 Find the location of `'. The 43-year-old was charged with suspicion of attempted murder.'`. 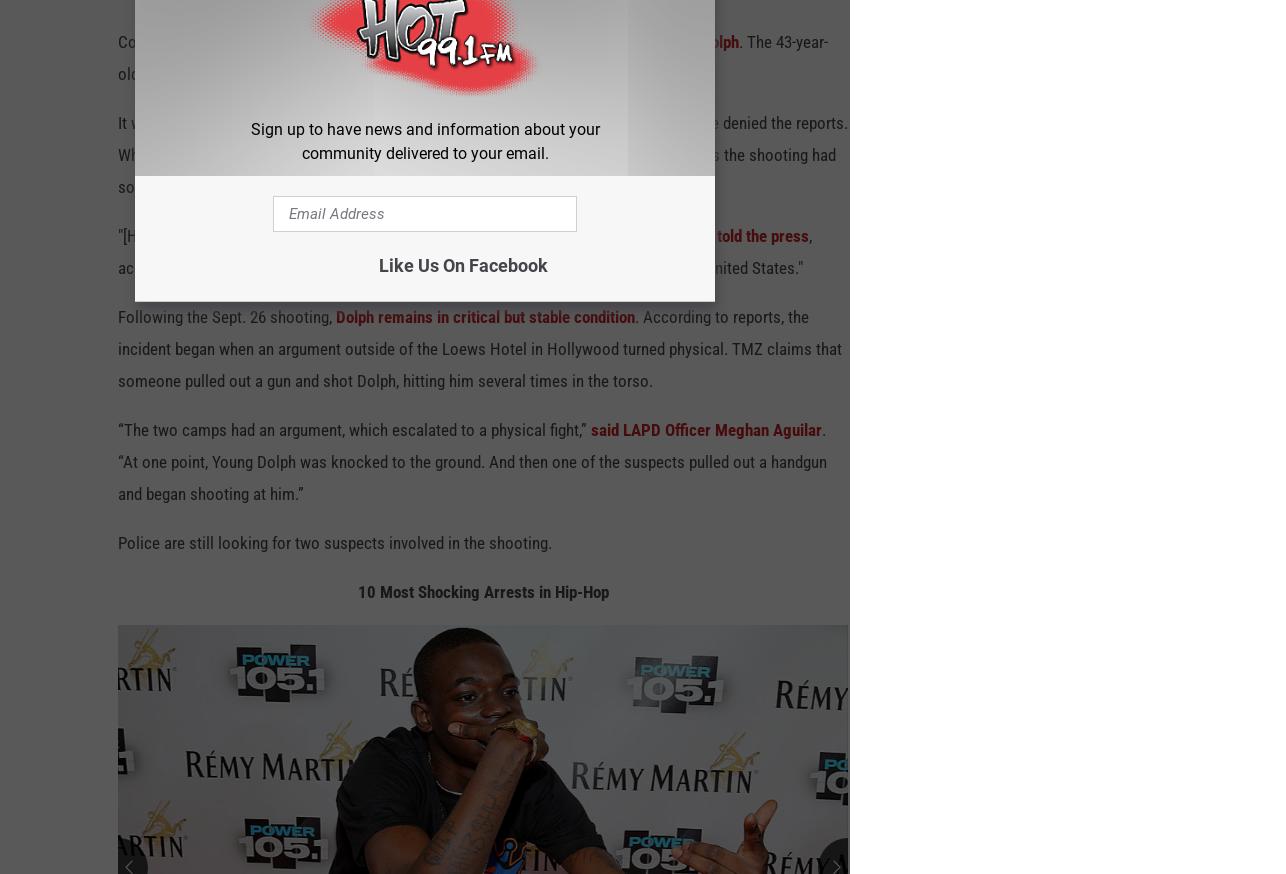

'. The 43-year-old was charged with suspicion of attempted murder.' is located at coordinates (471, 66).